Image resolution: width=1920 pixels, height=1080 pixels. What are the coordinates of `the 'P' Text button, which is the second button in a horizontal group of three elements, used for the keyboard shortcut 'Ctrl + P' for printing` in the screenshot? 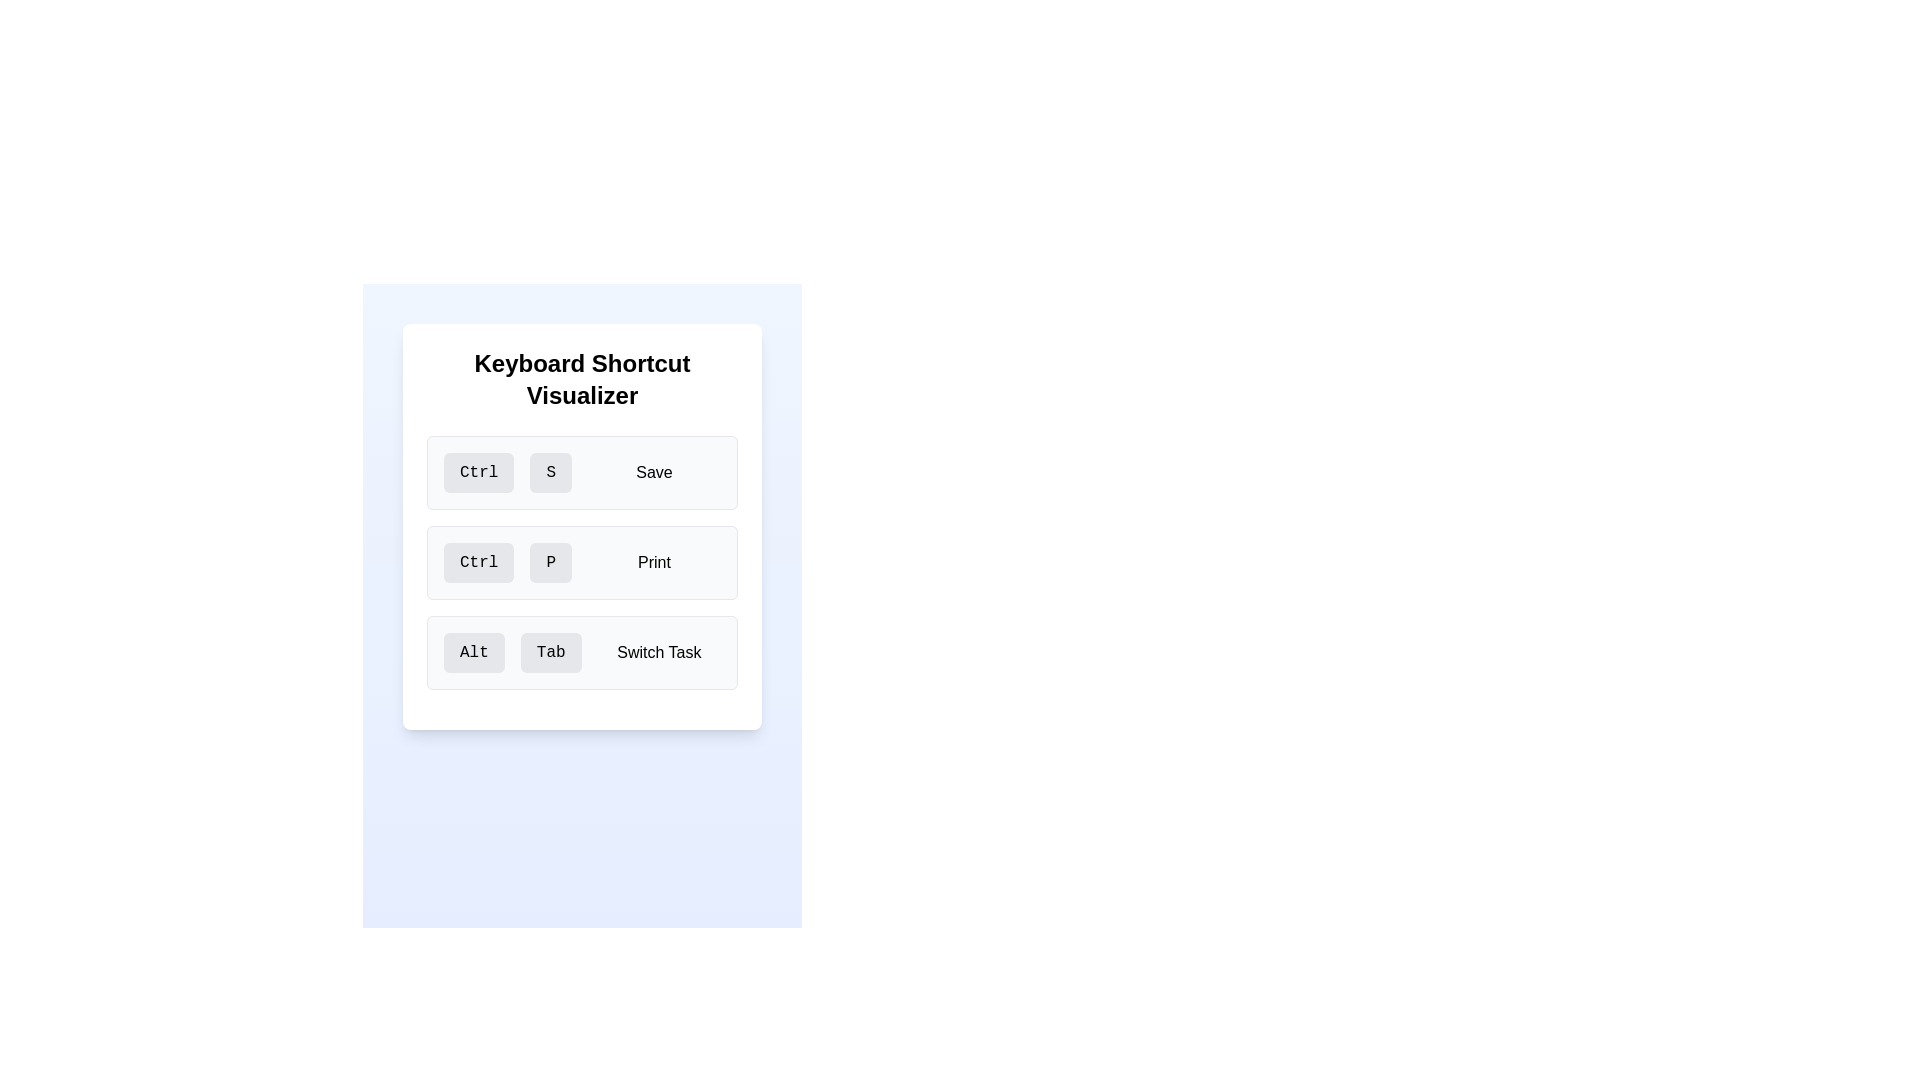 It's located at (551, 563).